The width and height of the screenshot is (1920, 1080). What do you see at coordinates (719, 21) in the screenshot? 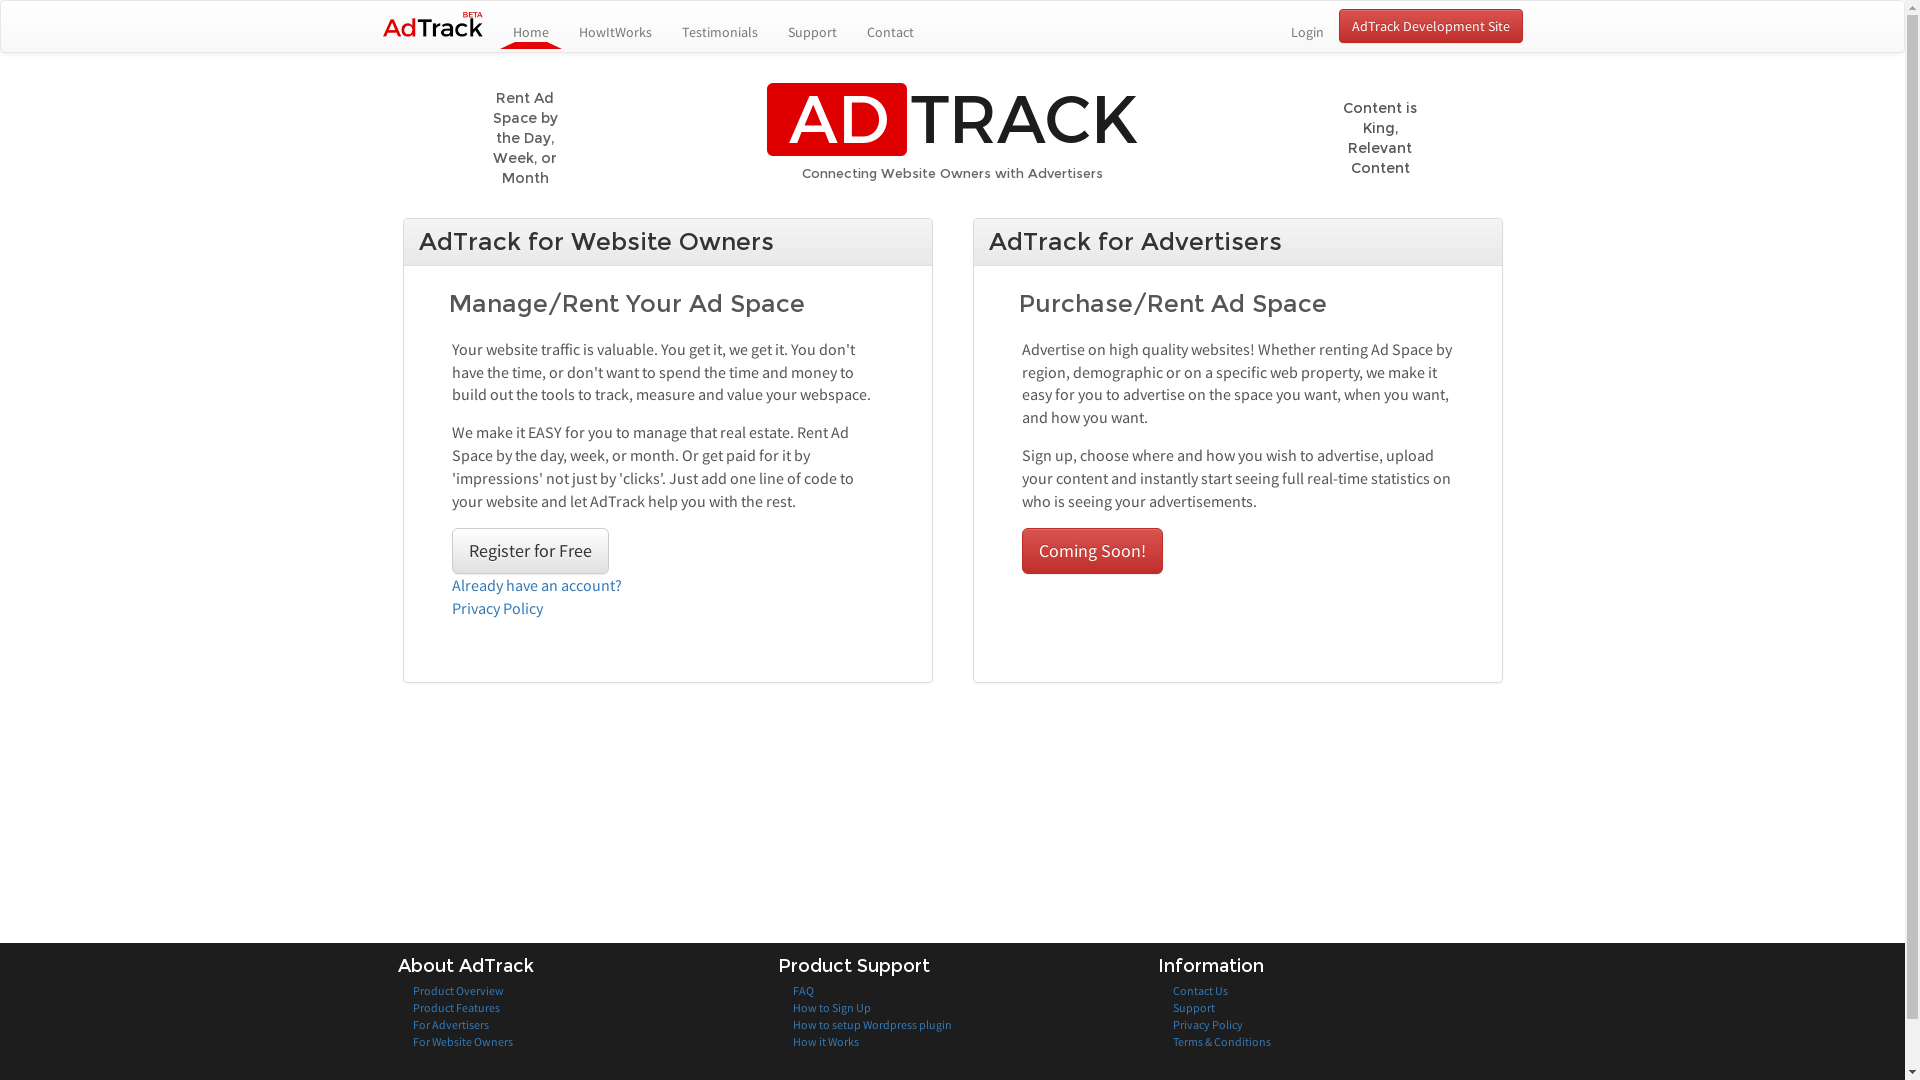
I see `'Testimonials'` at bounding box center [719, 21].